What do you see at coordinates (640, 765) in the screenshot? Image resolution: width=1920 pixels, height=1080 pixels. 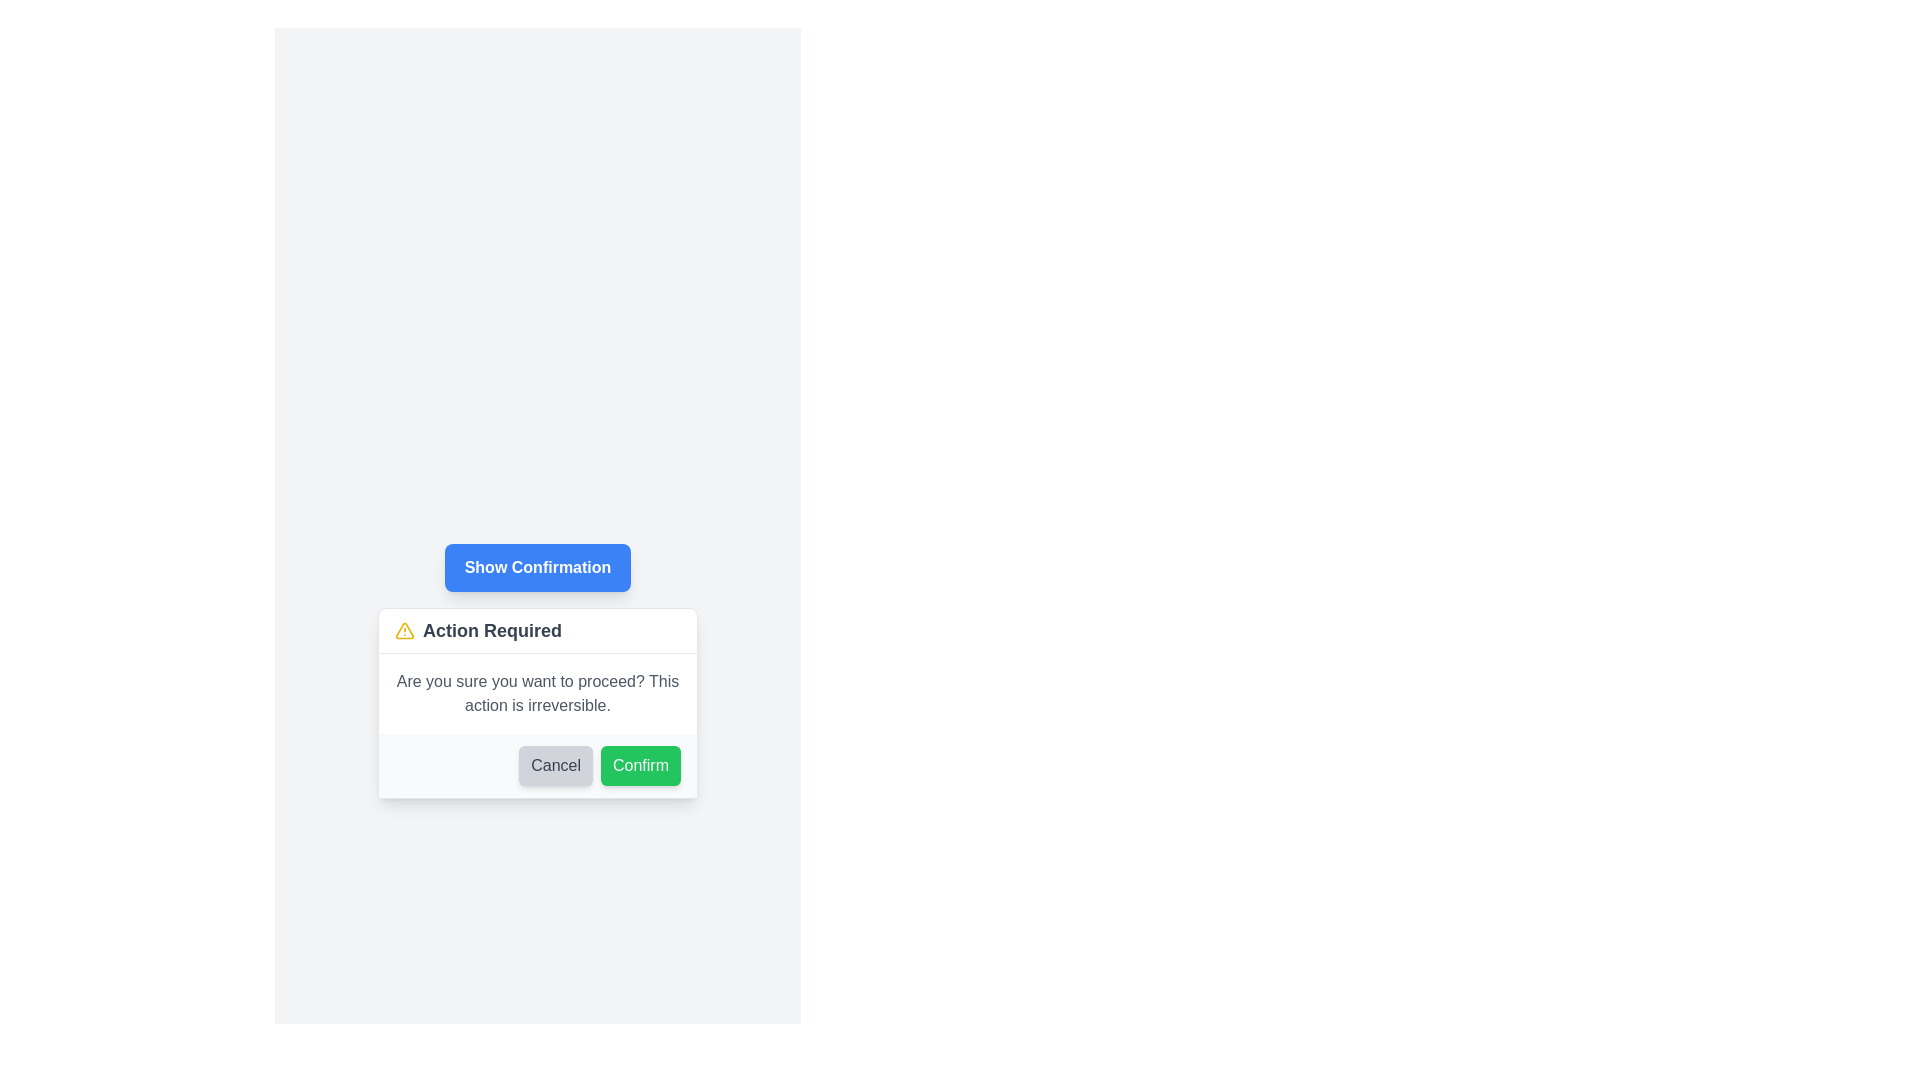 I see `the 'Confirm' button with a green background and white text located at the bottom-right corner of the modal dialog box to change its shade` at bounding box center [640, 765].